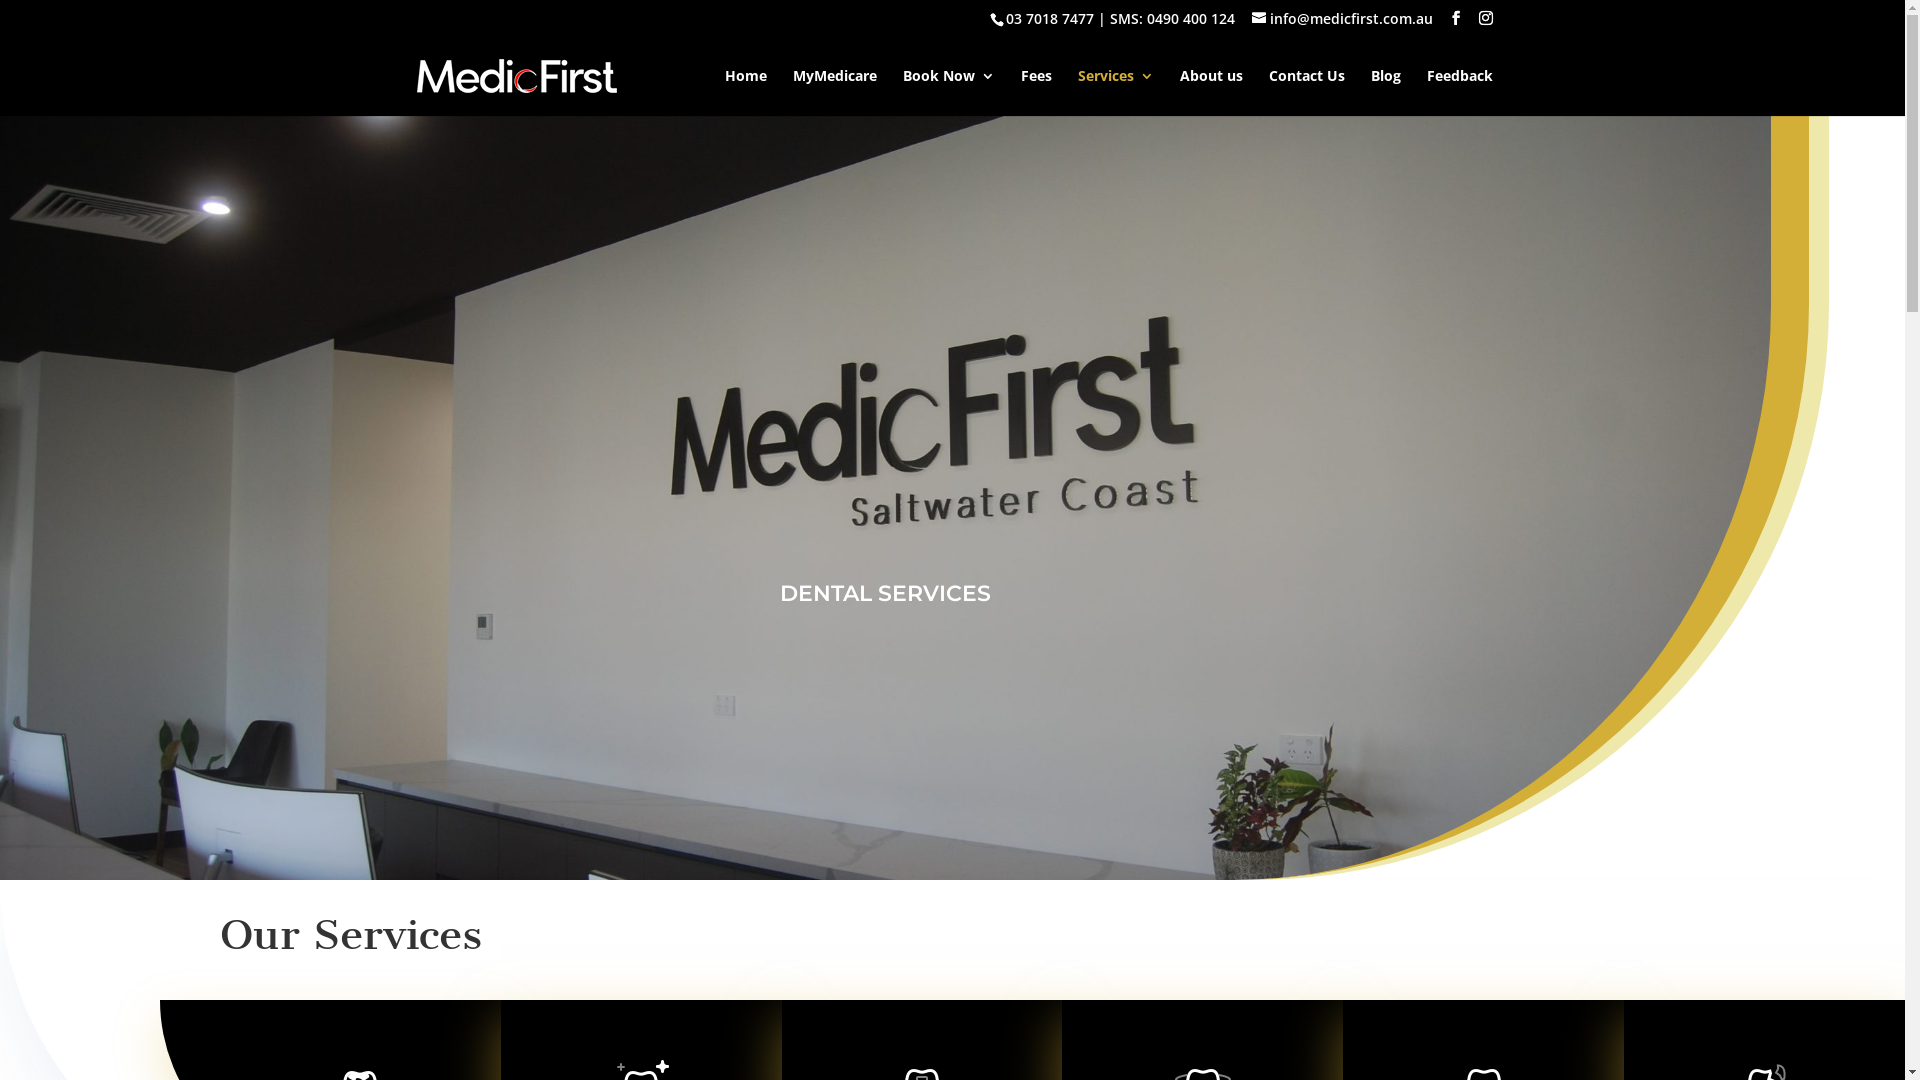 The height and width of the screenshot is (1080, 1920). I want to click on 'Blog', so click(1384, 92).